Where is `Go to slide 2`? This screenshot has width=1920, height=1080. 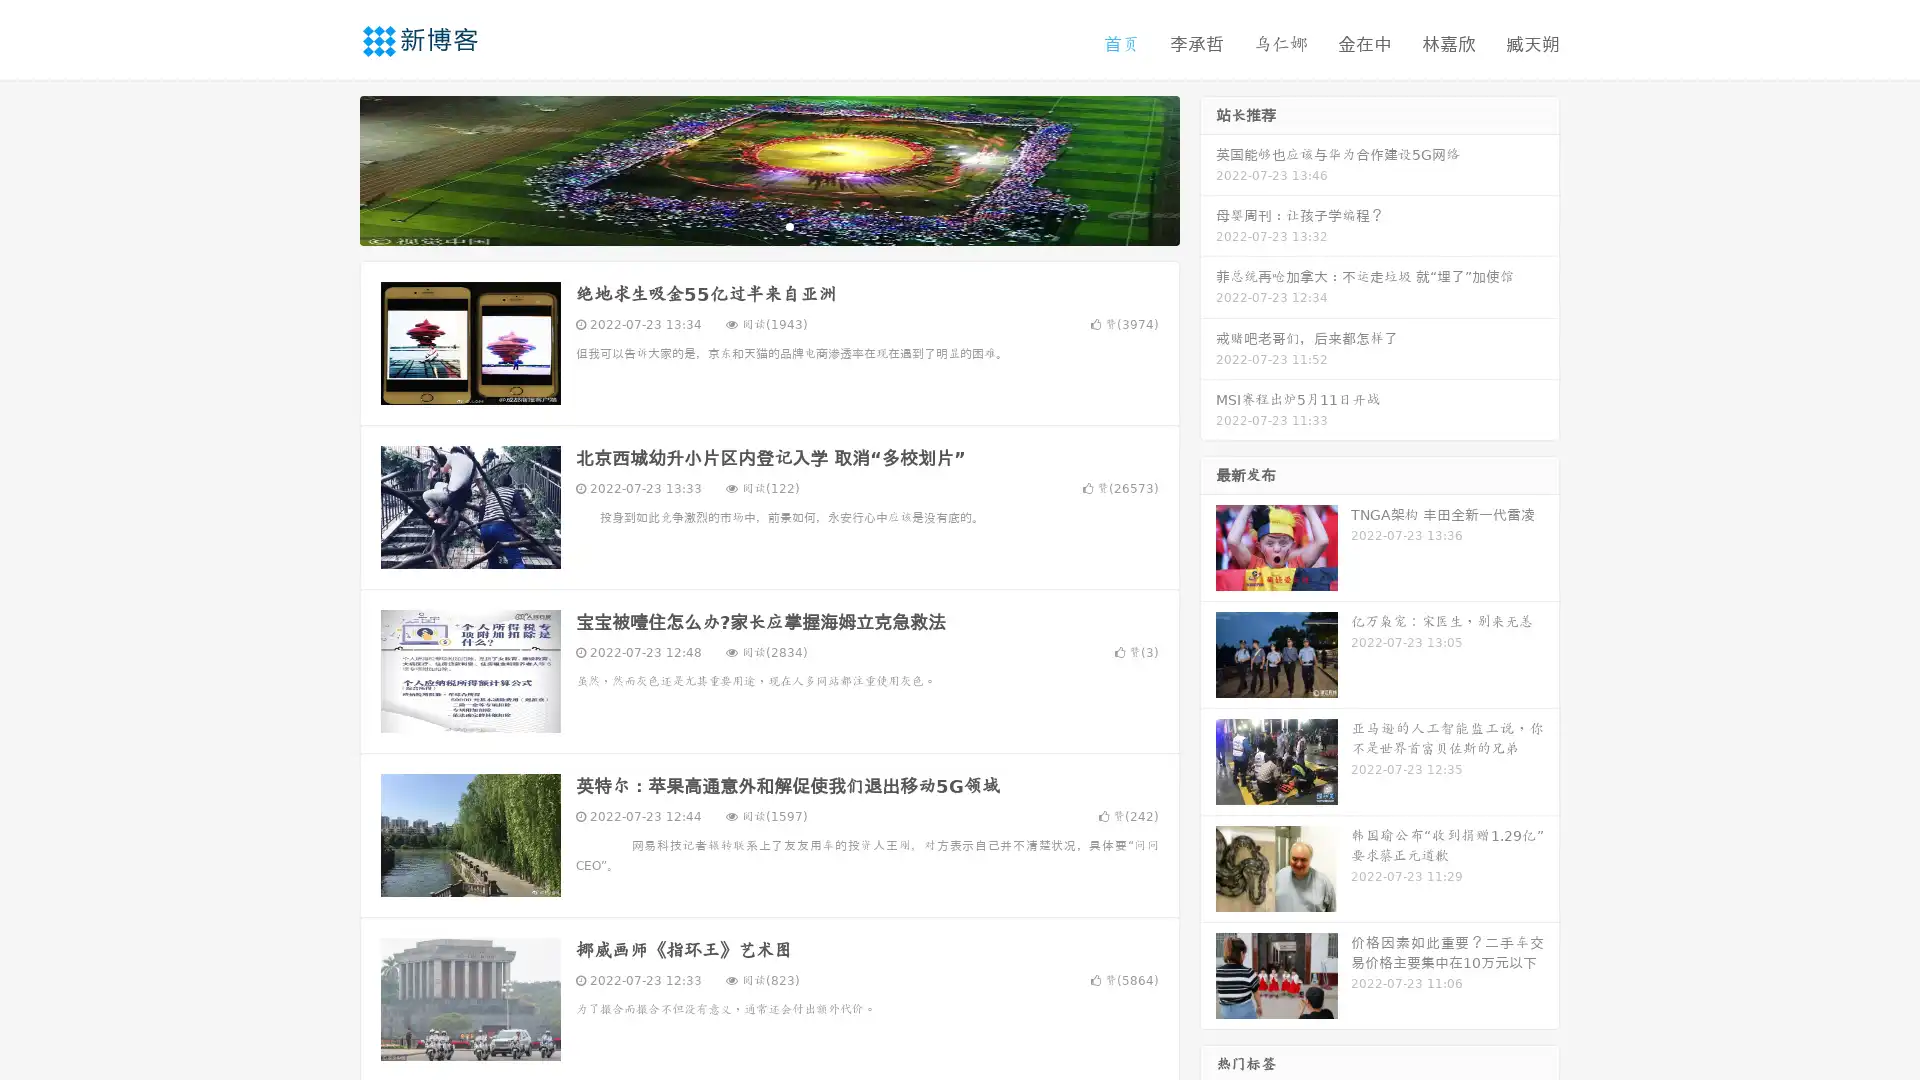 Go to slide 2 is located at coordinates (768, 225).